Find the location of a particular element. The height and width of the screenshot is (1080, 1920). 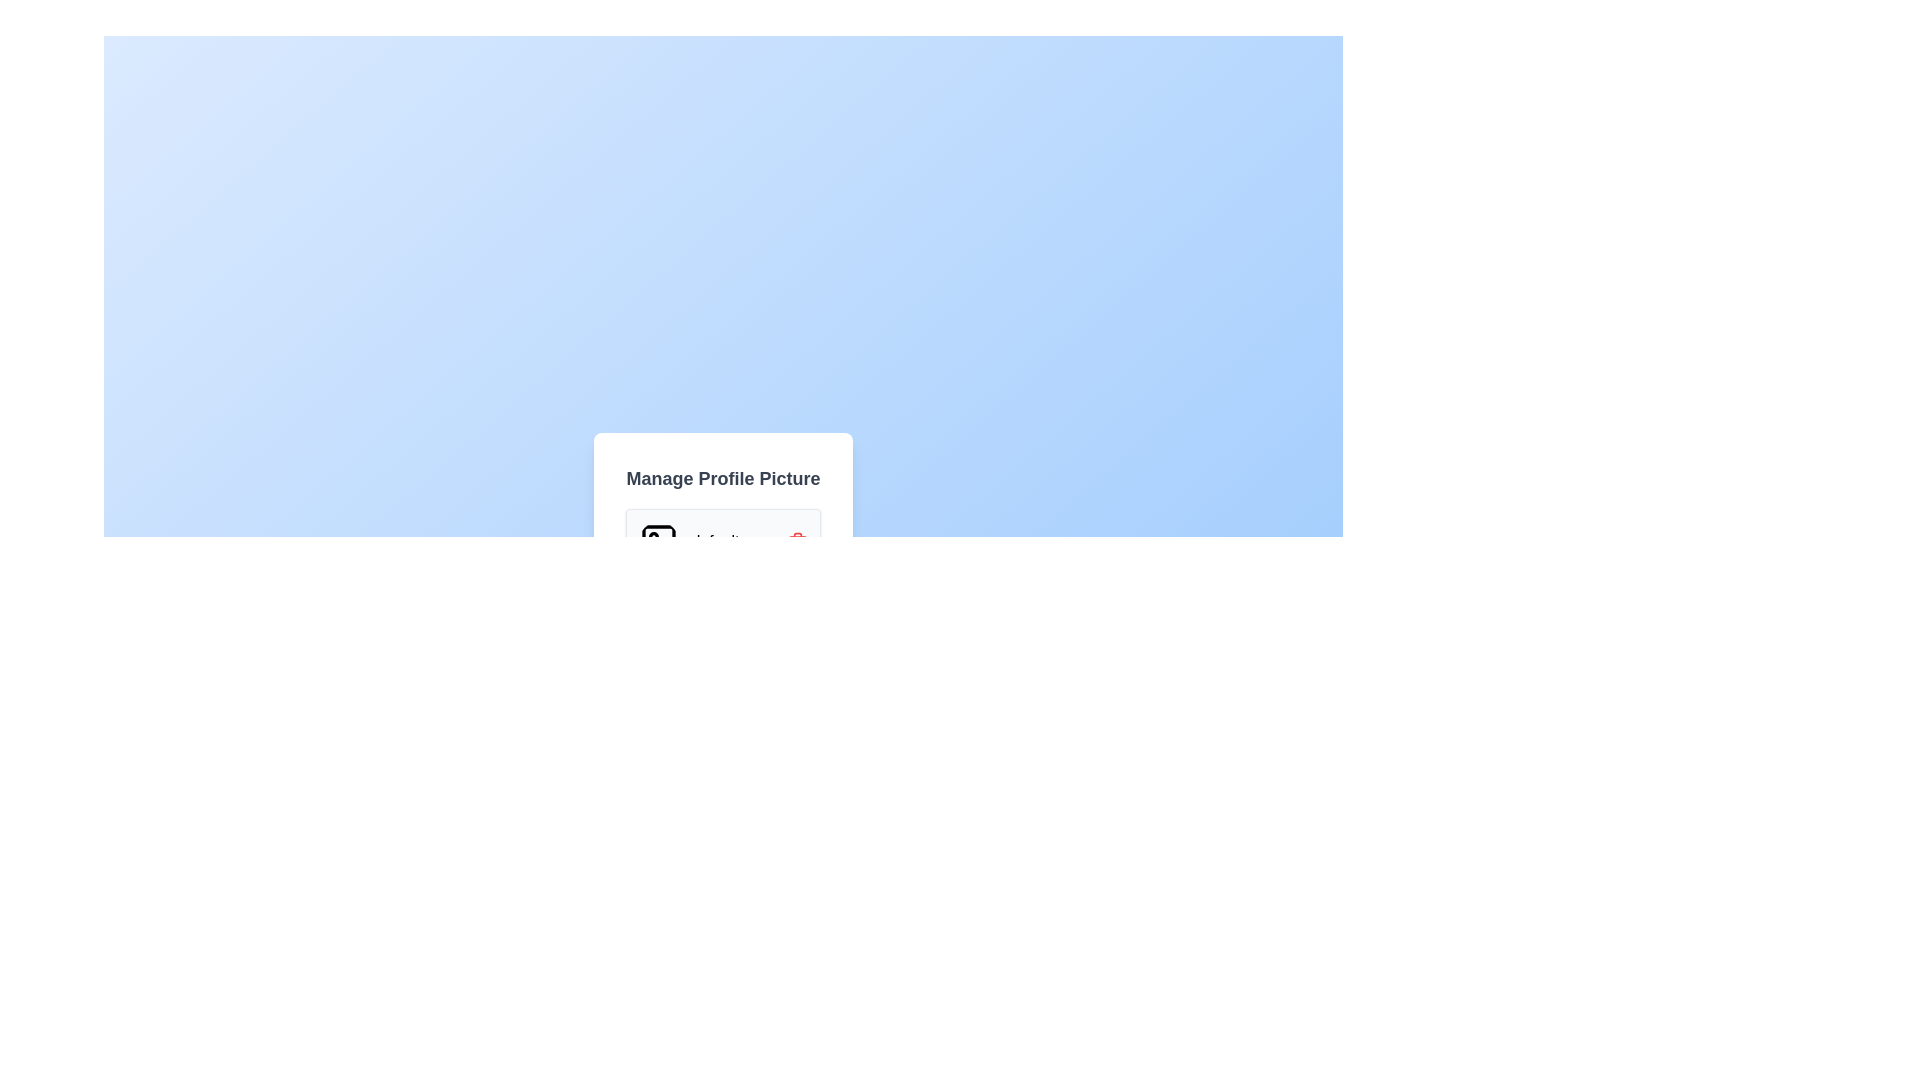

the image preview labeled 'default.png' located in the 'Manage Profile Picture' section is located at coordinates (722, 542).